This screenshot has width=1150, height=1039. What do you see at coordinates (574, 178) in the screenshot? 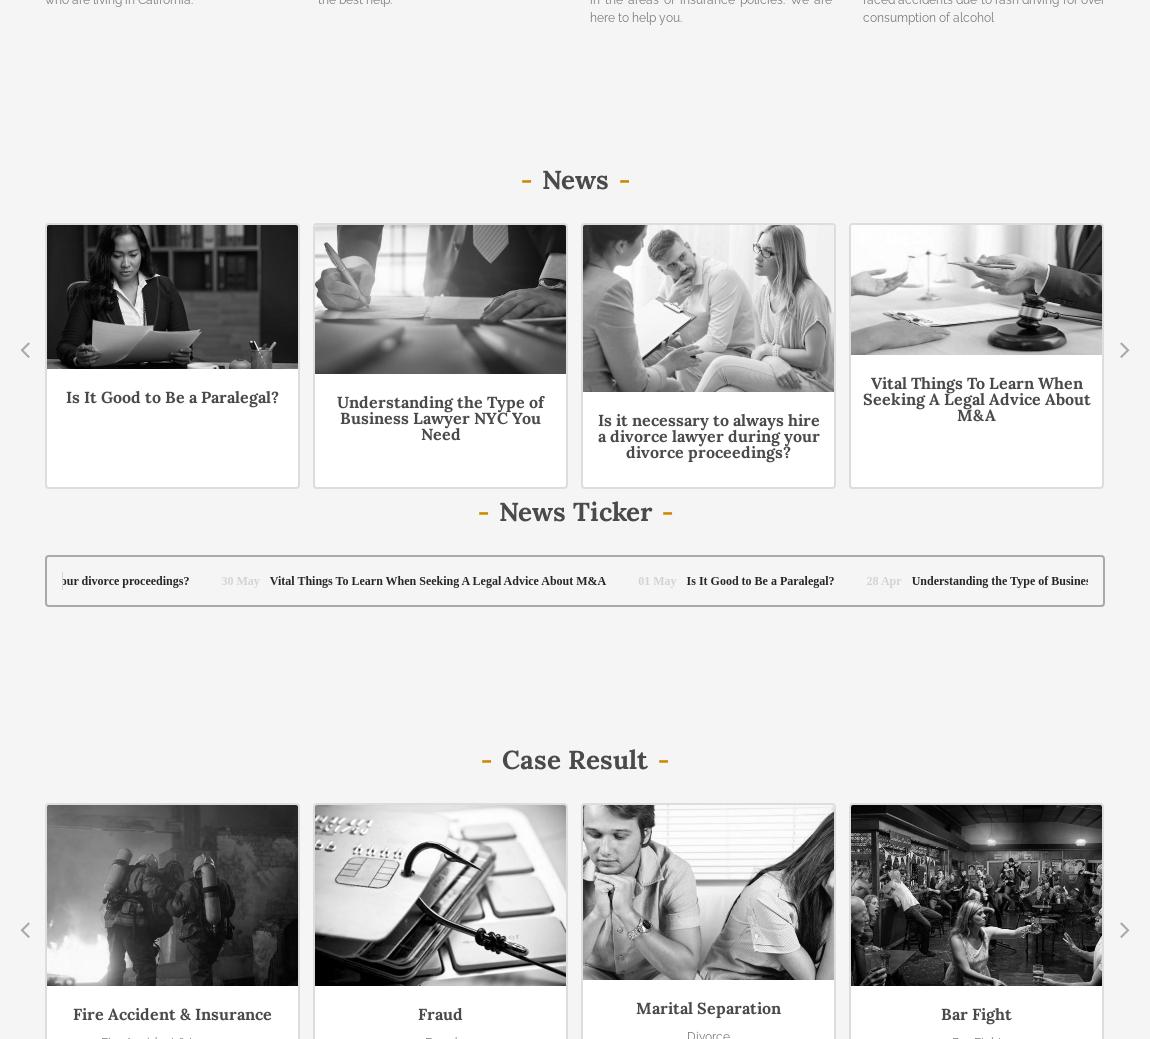
I see `'News'` at bounding box center [574, 178].